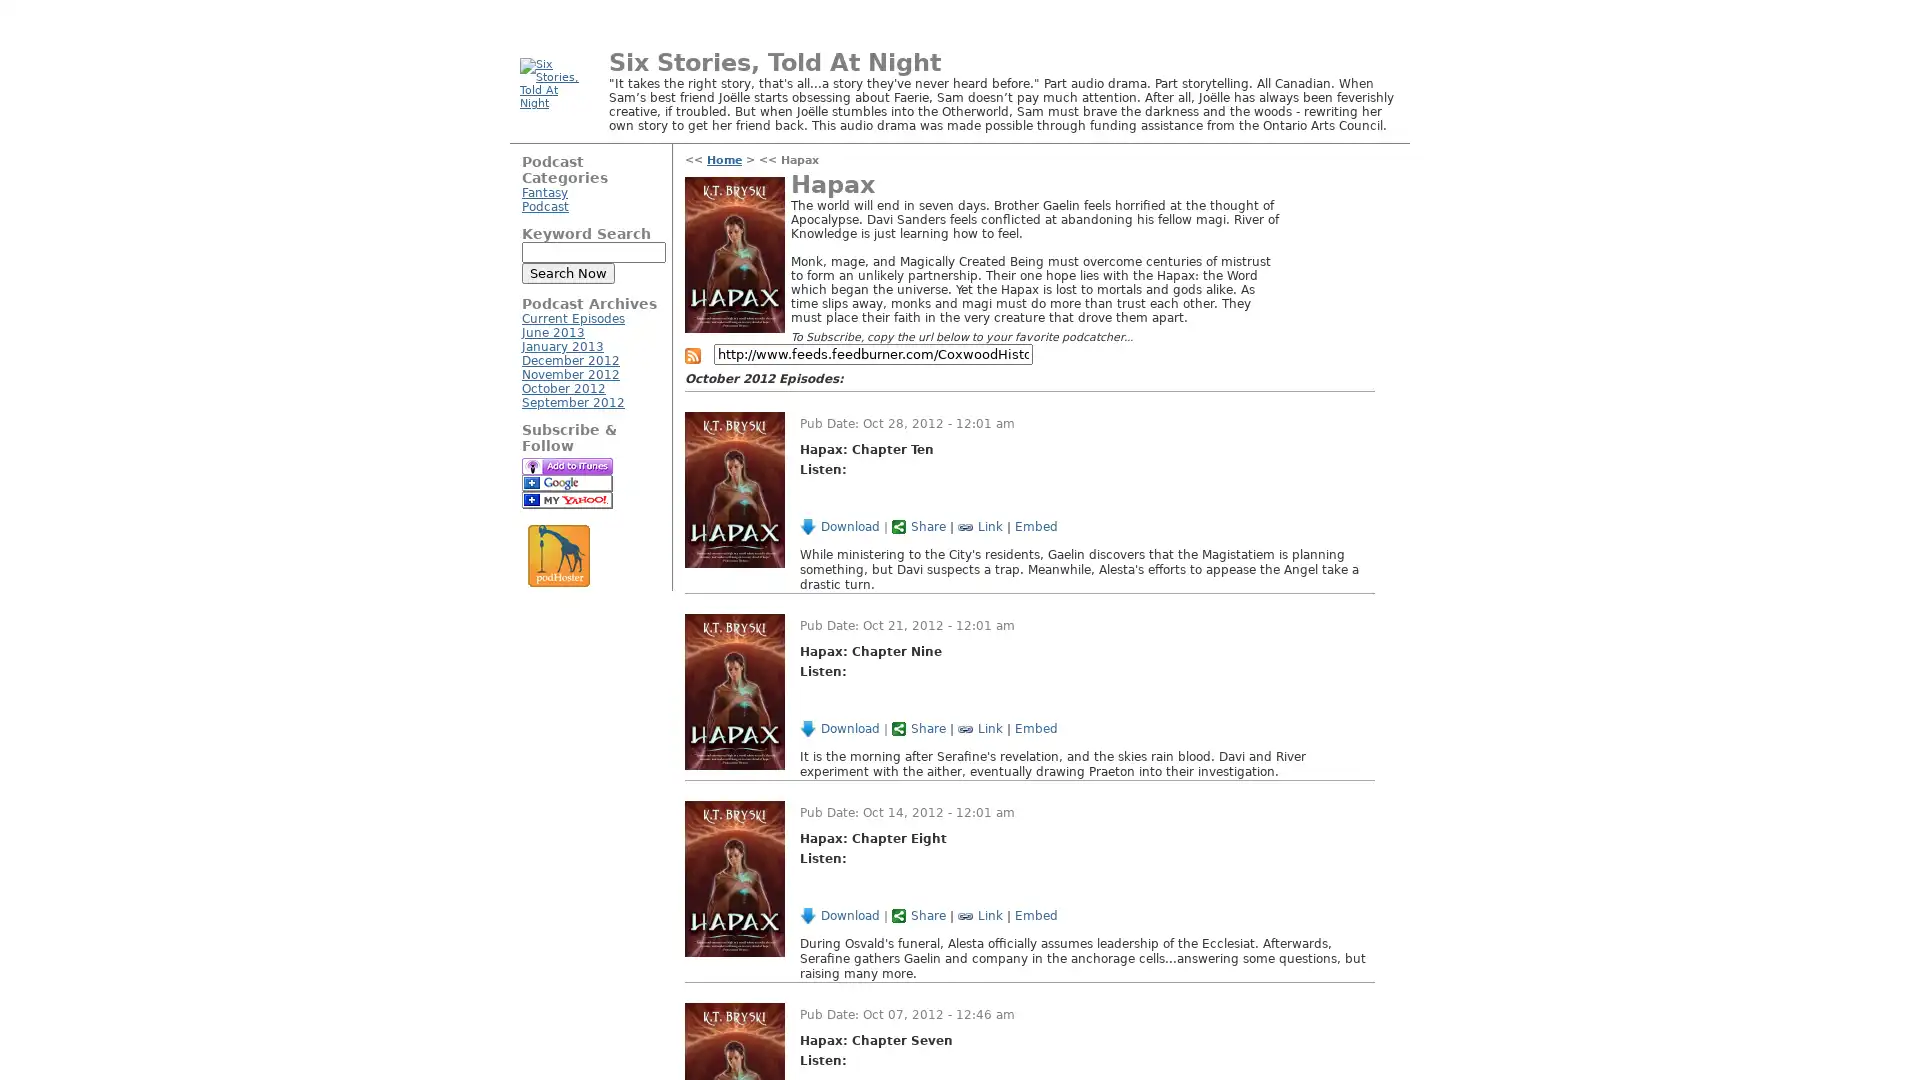  Describe the element at coordinates (567, 273) in the screenshot. I see `Search Now` at that location.